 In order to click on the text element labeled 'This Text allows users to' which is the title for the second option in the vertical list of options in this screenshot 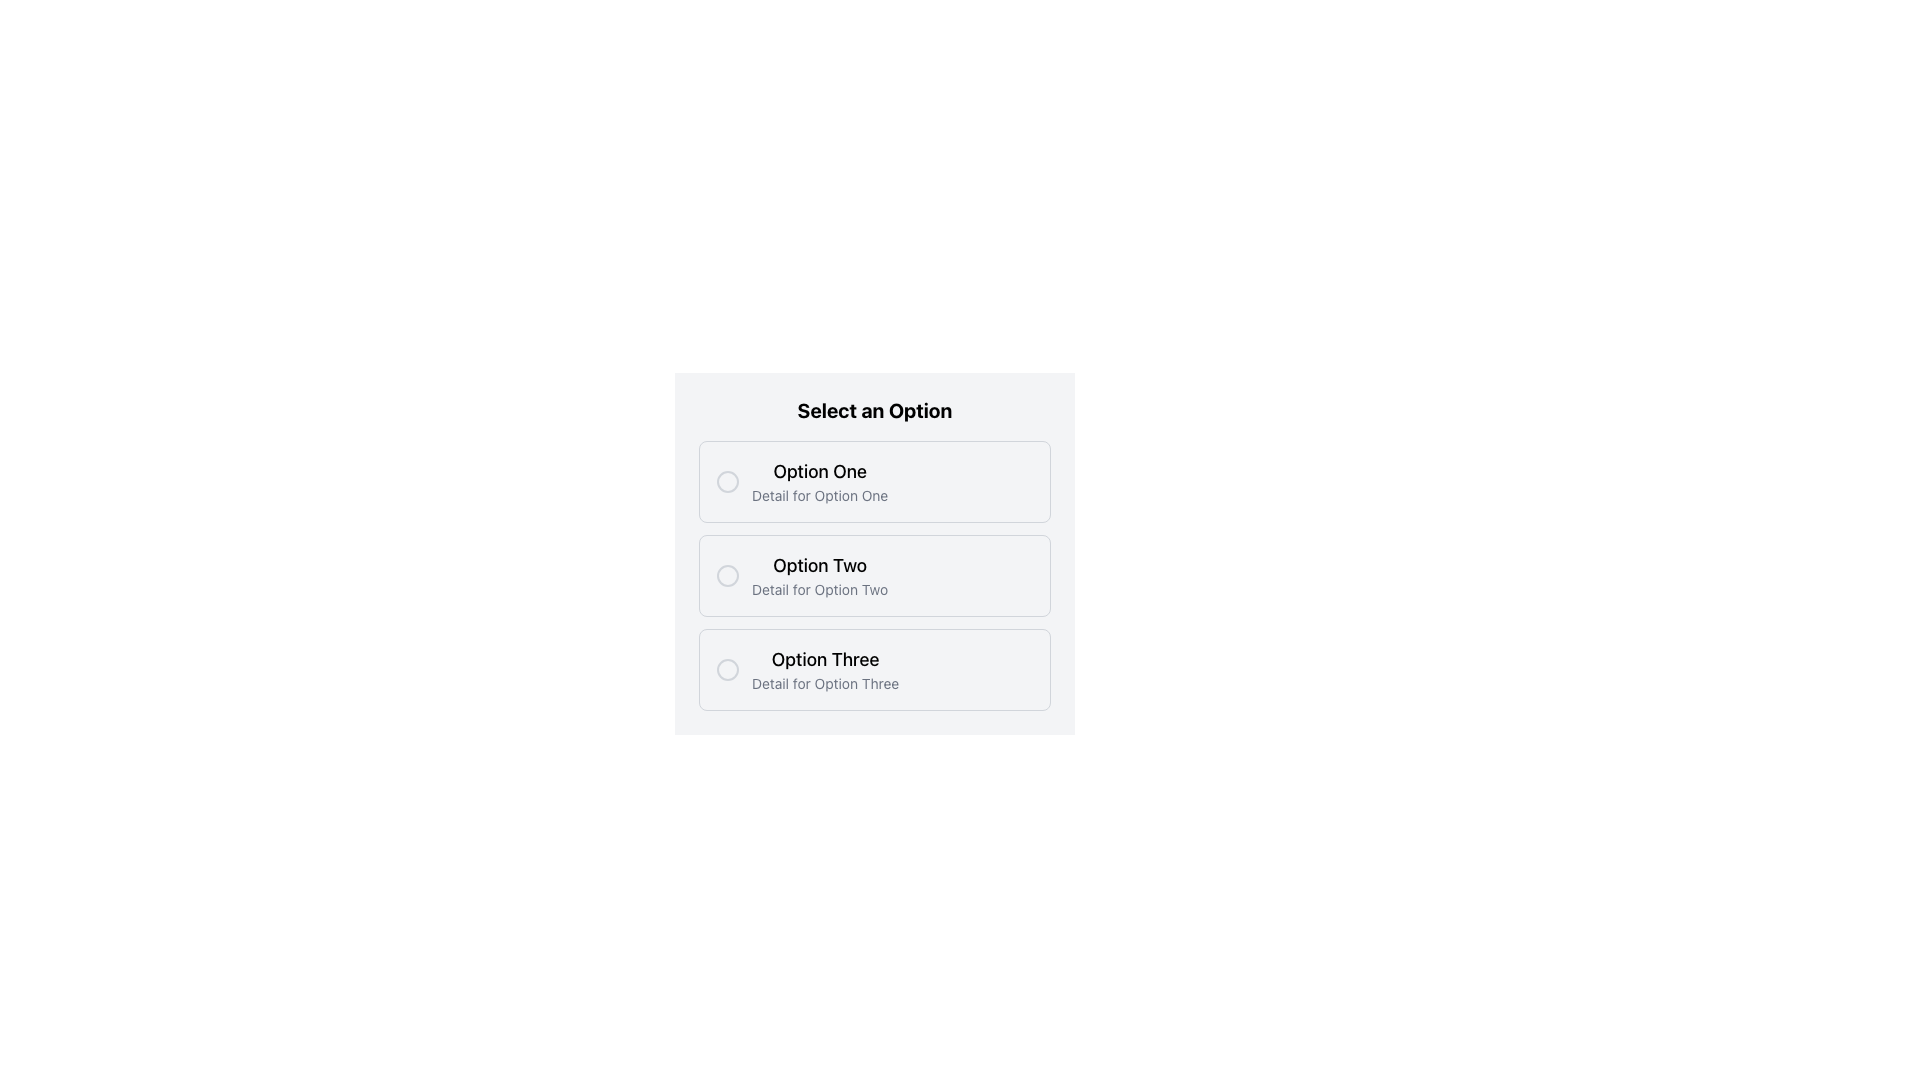, I will do `click(820, 566)`.